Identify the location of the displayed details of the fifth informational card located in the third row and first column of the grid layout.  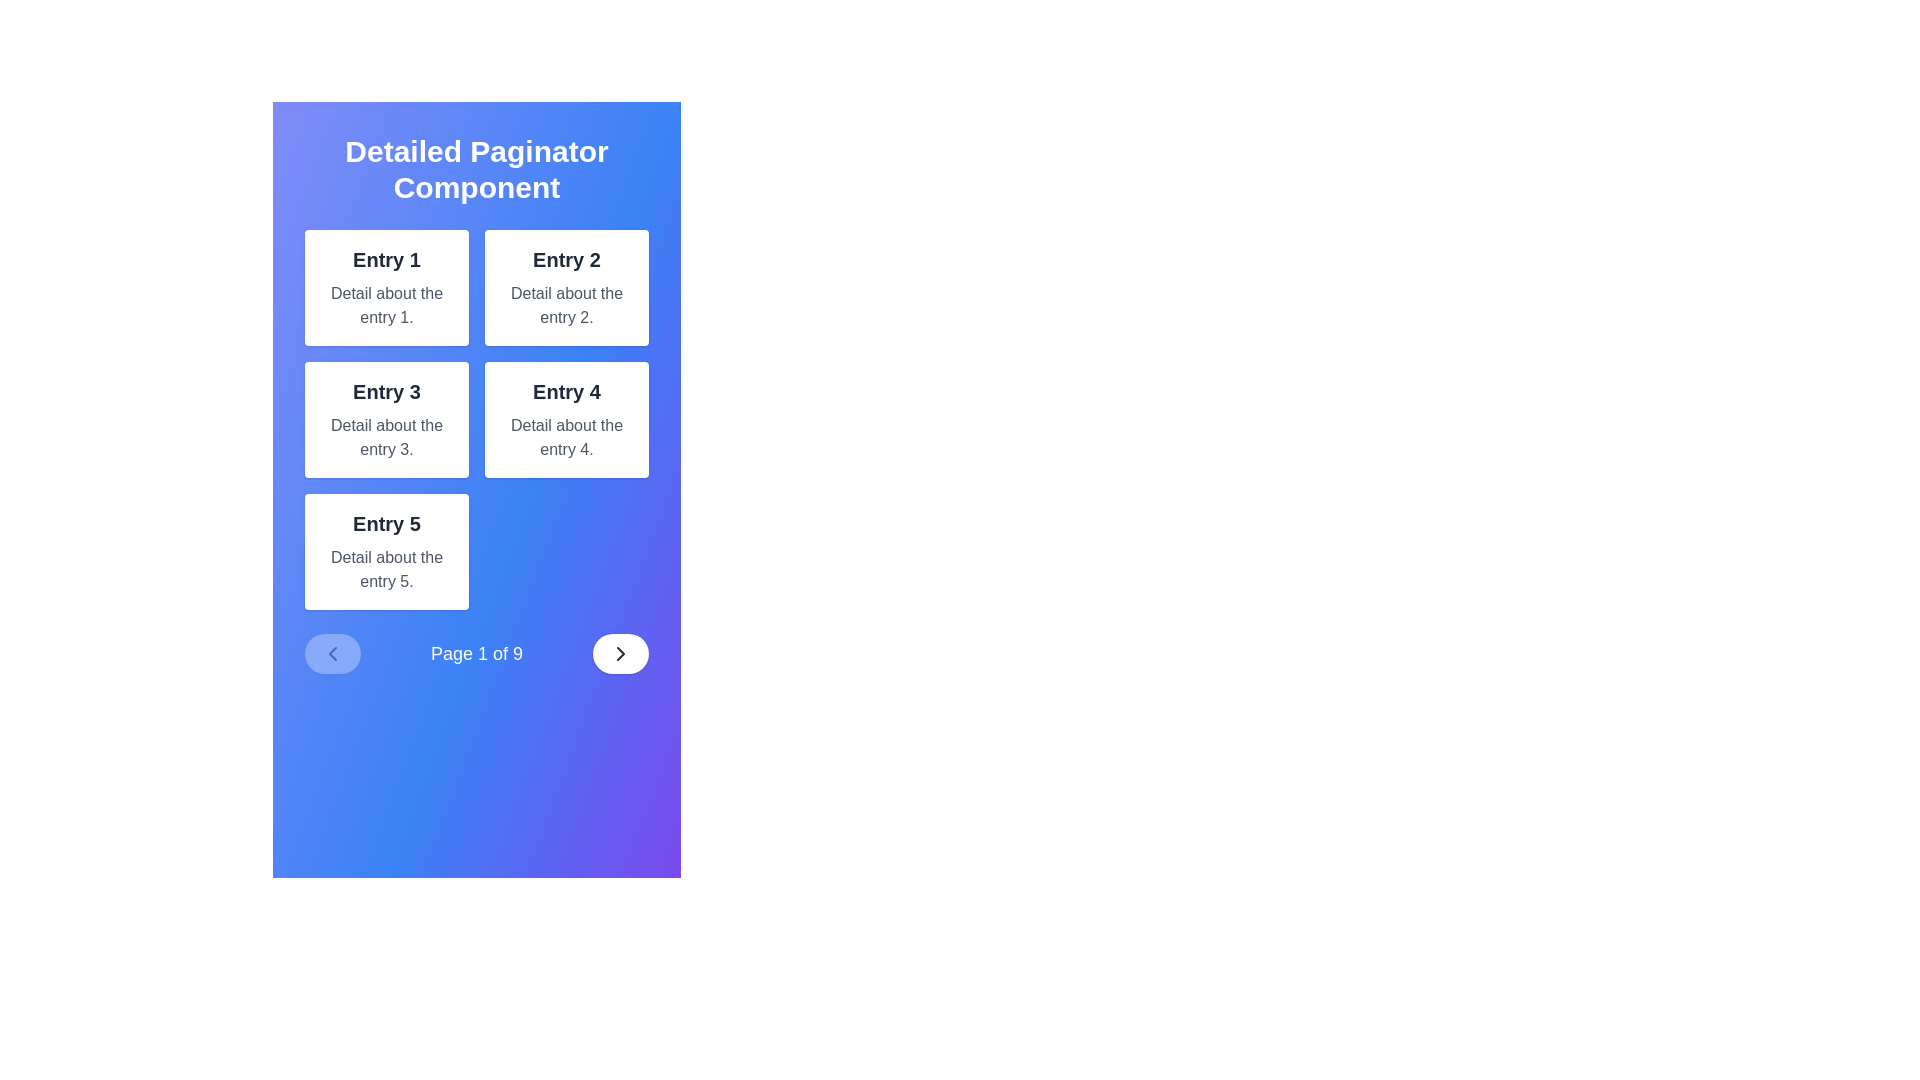
(387, 551).